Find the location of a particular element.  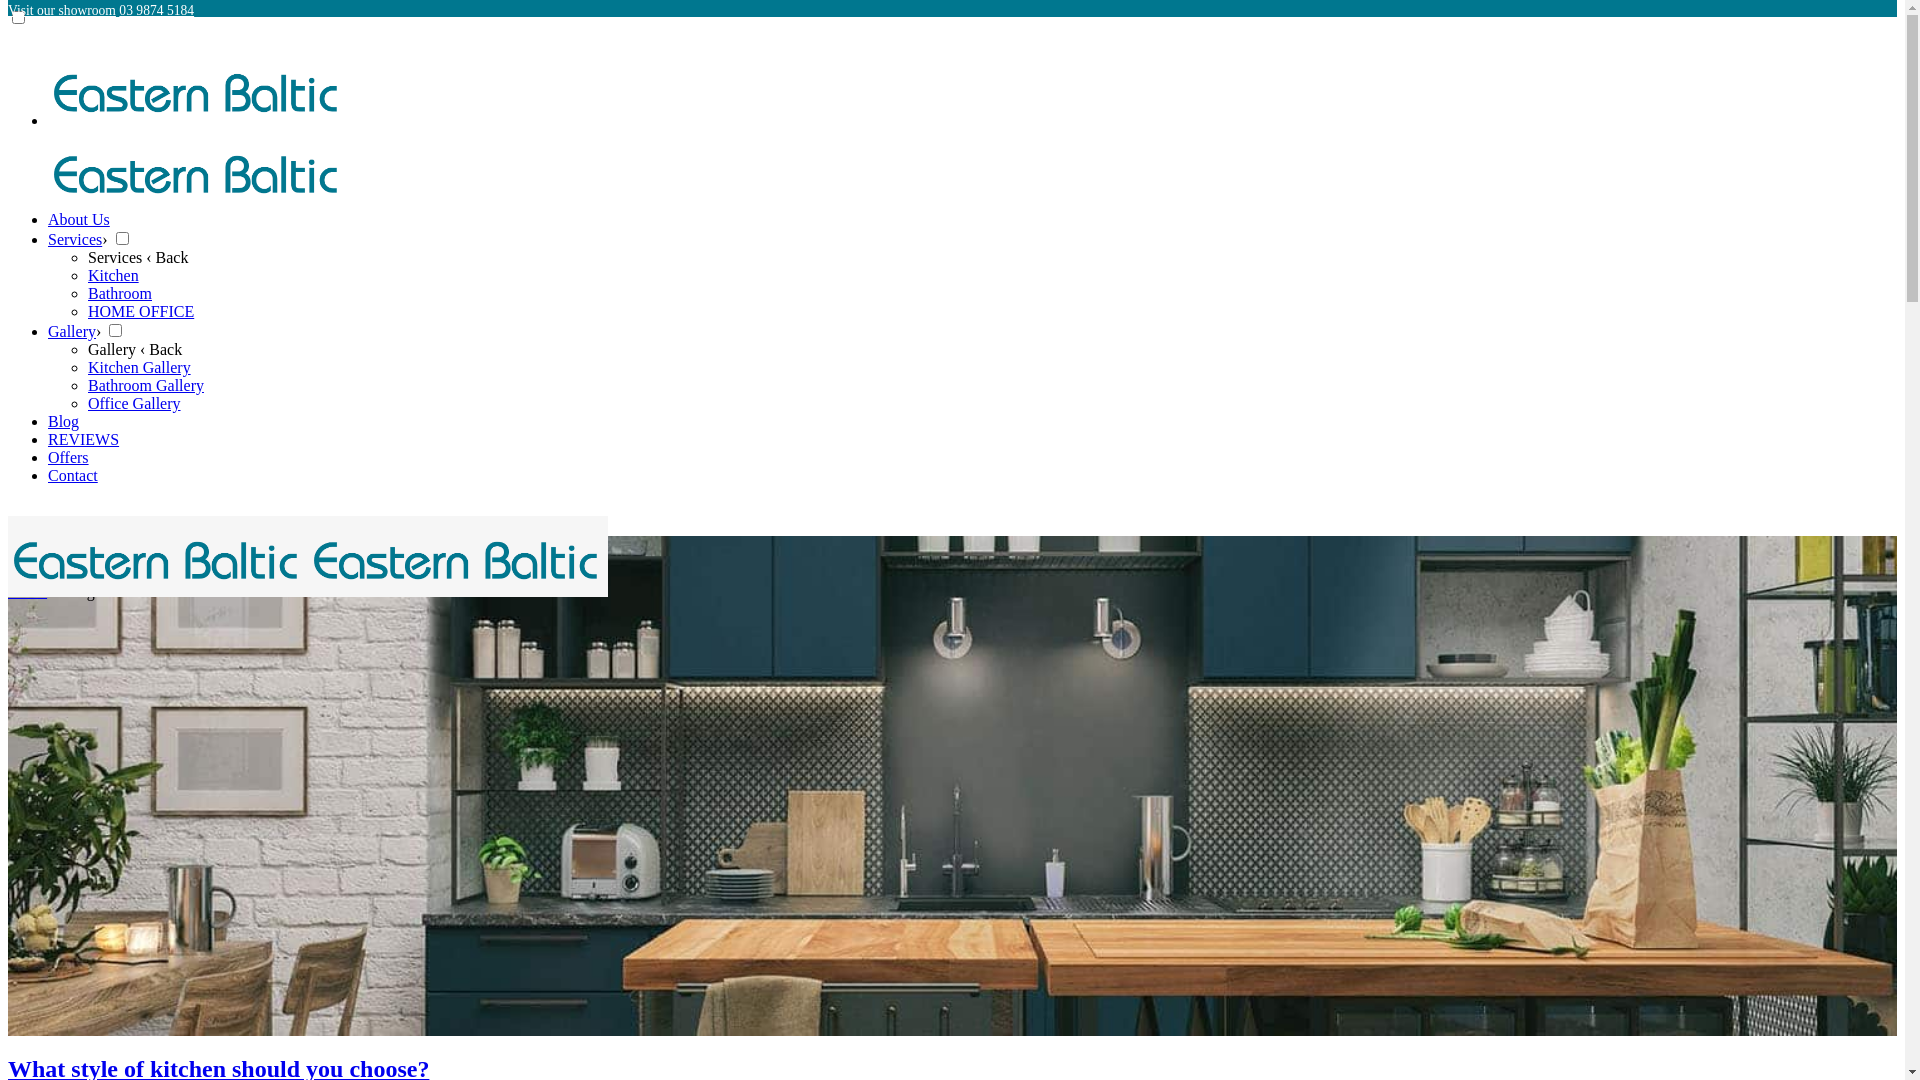

'Kitchen Gallery' is located at coordinates (138, 367).